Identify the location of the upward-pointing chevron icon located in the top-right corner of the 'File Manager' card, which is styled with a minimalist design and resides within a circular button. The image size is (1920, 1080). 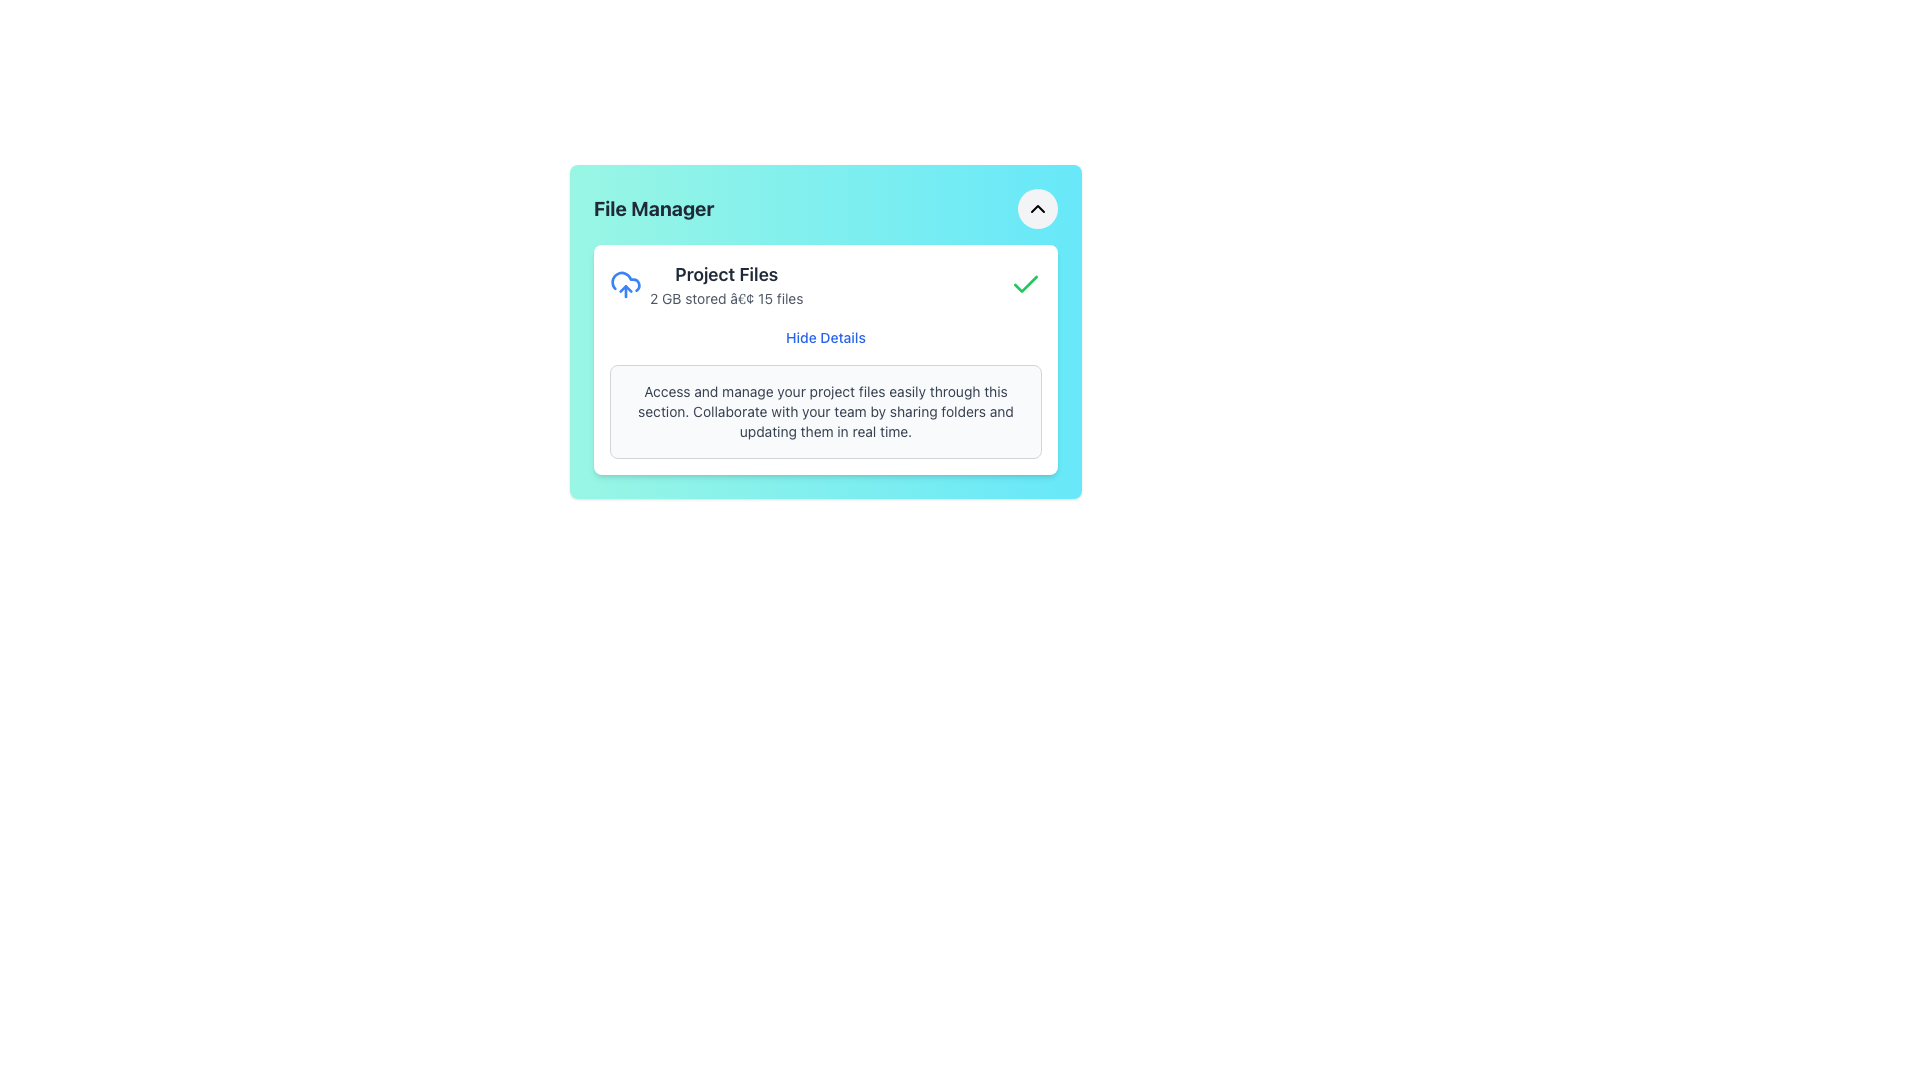
(1037, 208).